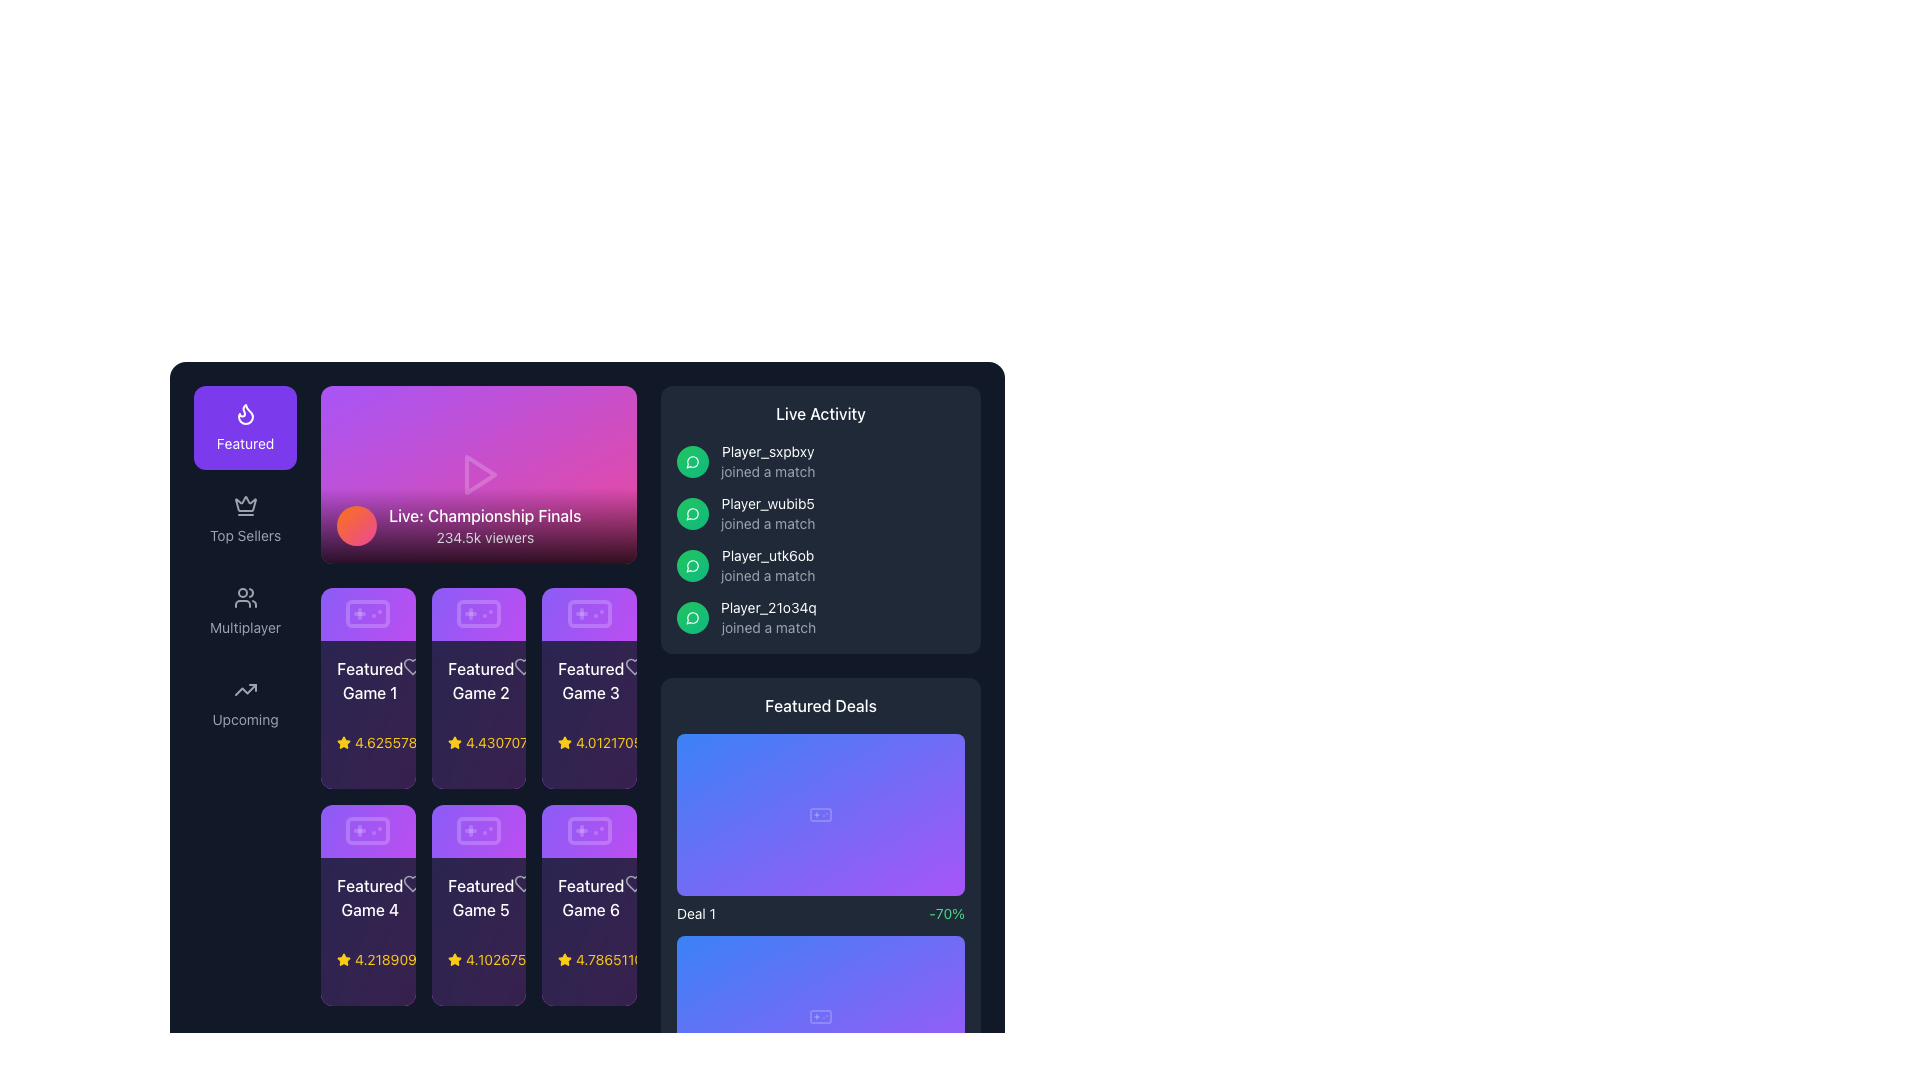 The width and height of the screenshot is (1920, 1080). What do you see at coordinates (740, 959) in the screenshot?
I see `the button located at the bottom right of the 'Featured Deals' section` at bounding box center [740, 959].